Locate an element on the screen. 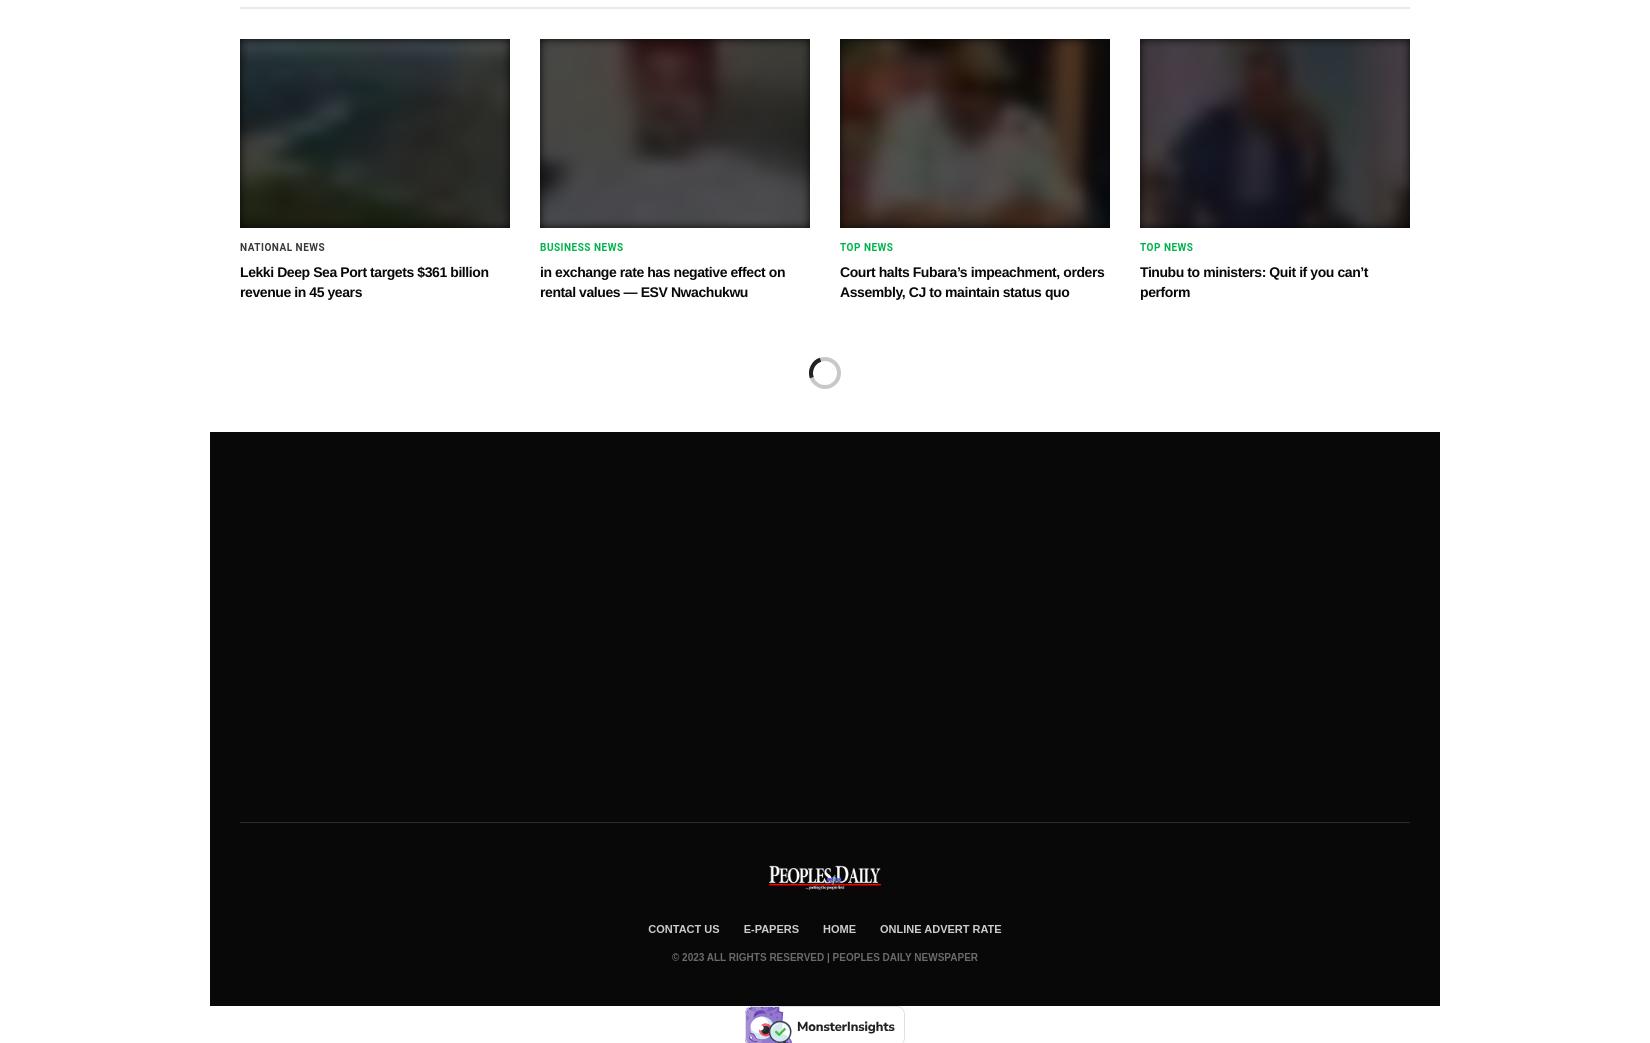  'National News' is located at coordinates (282, 247).